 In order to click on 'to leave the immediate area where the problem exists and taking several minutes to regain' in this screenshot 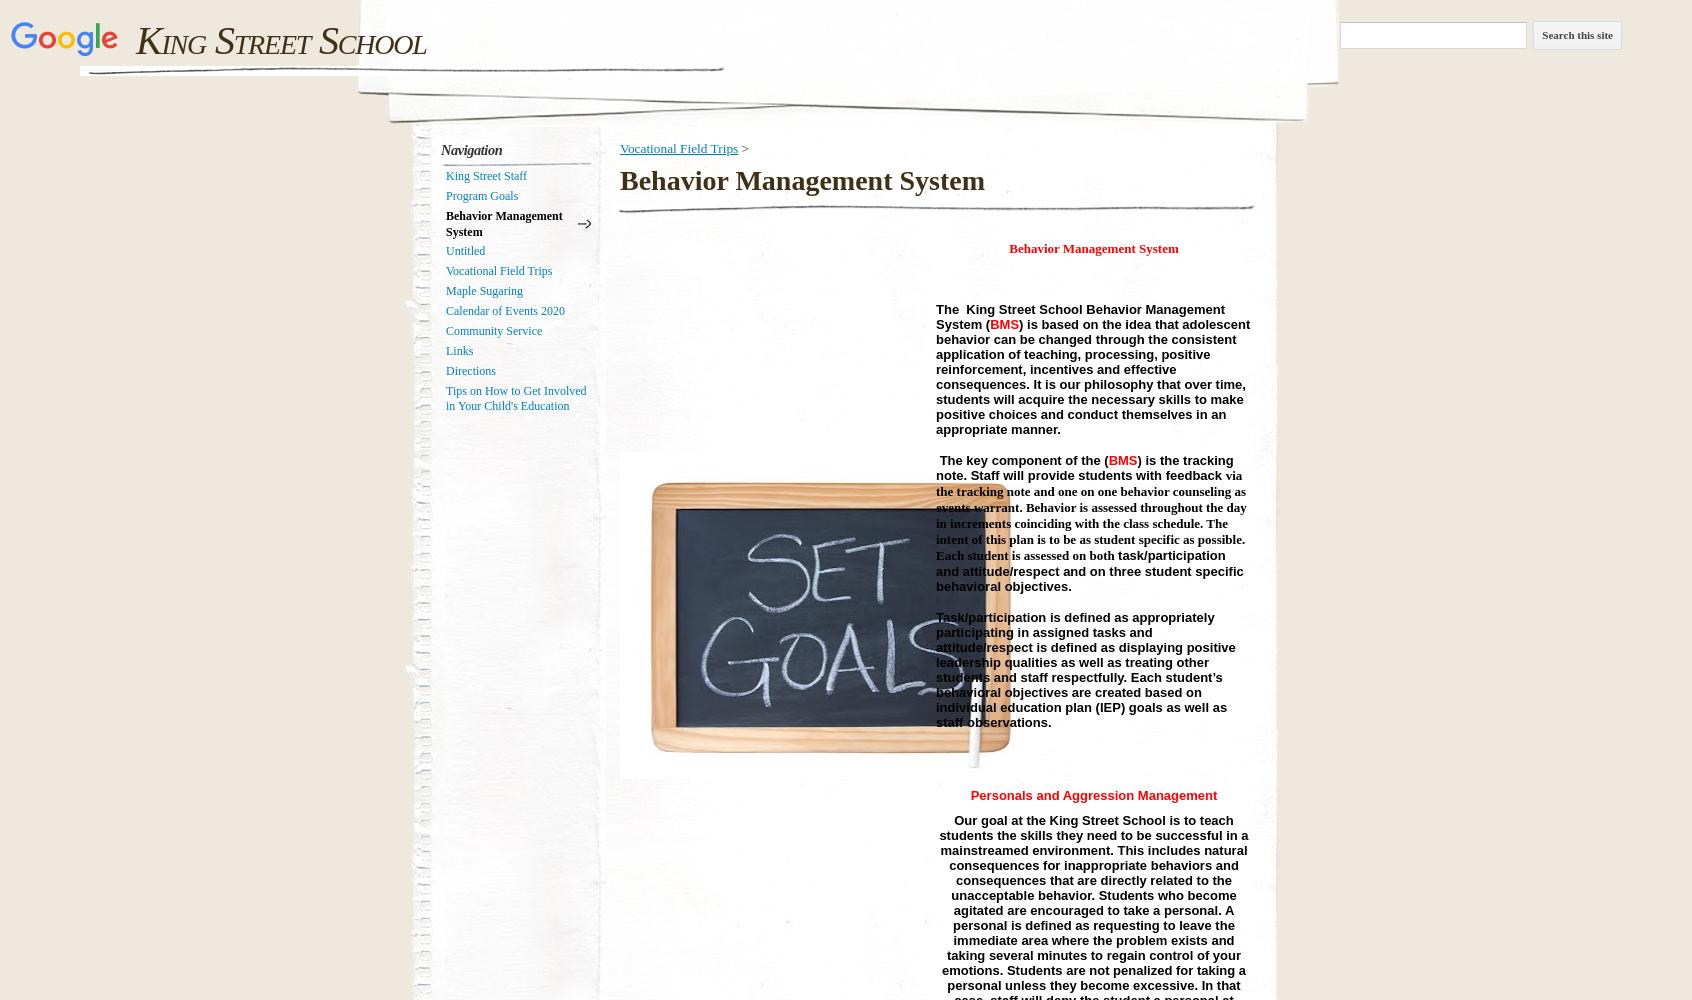, I will do `click(1089, 938)`.